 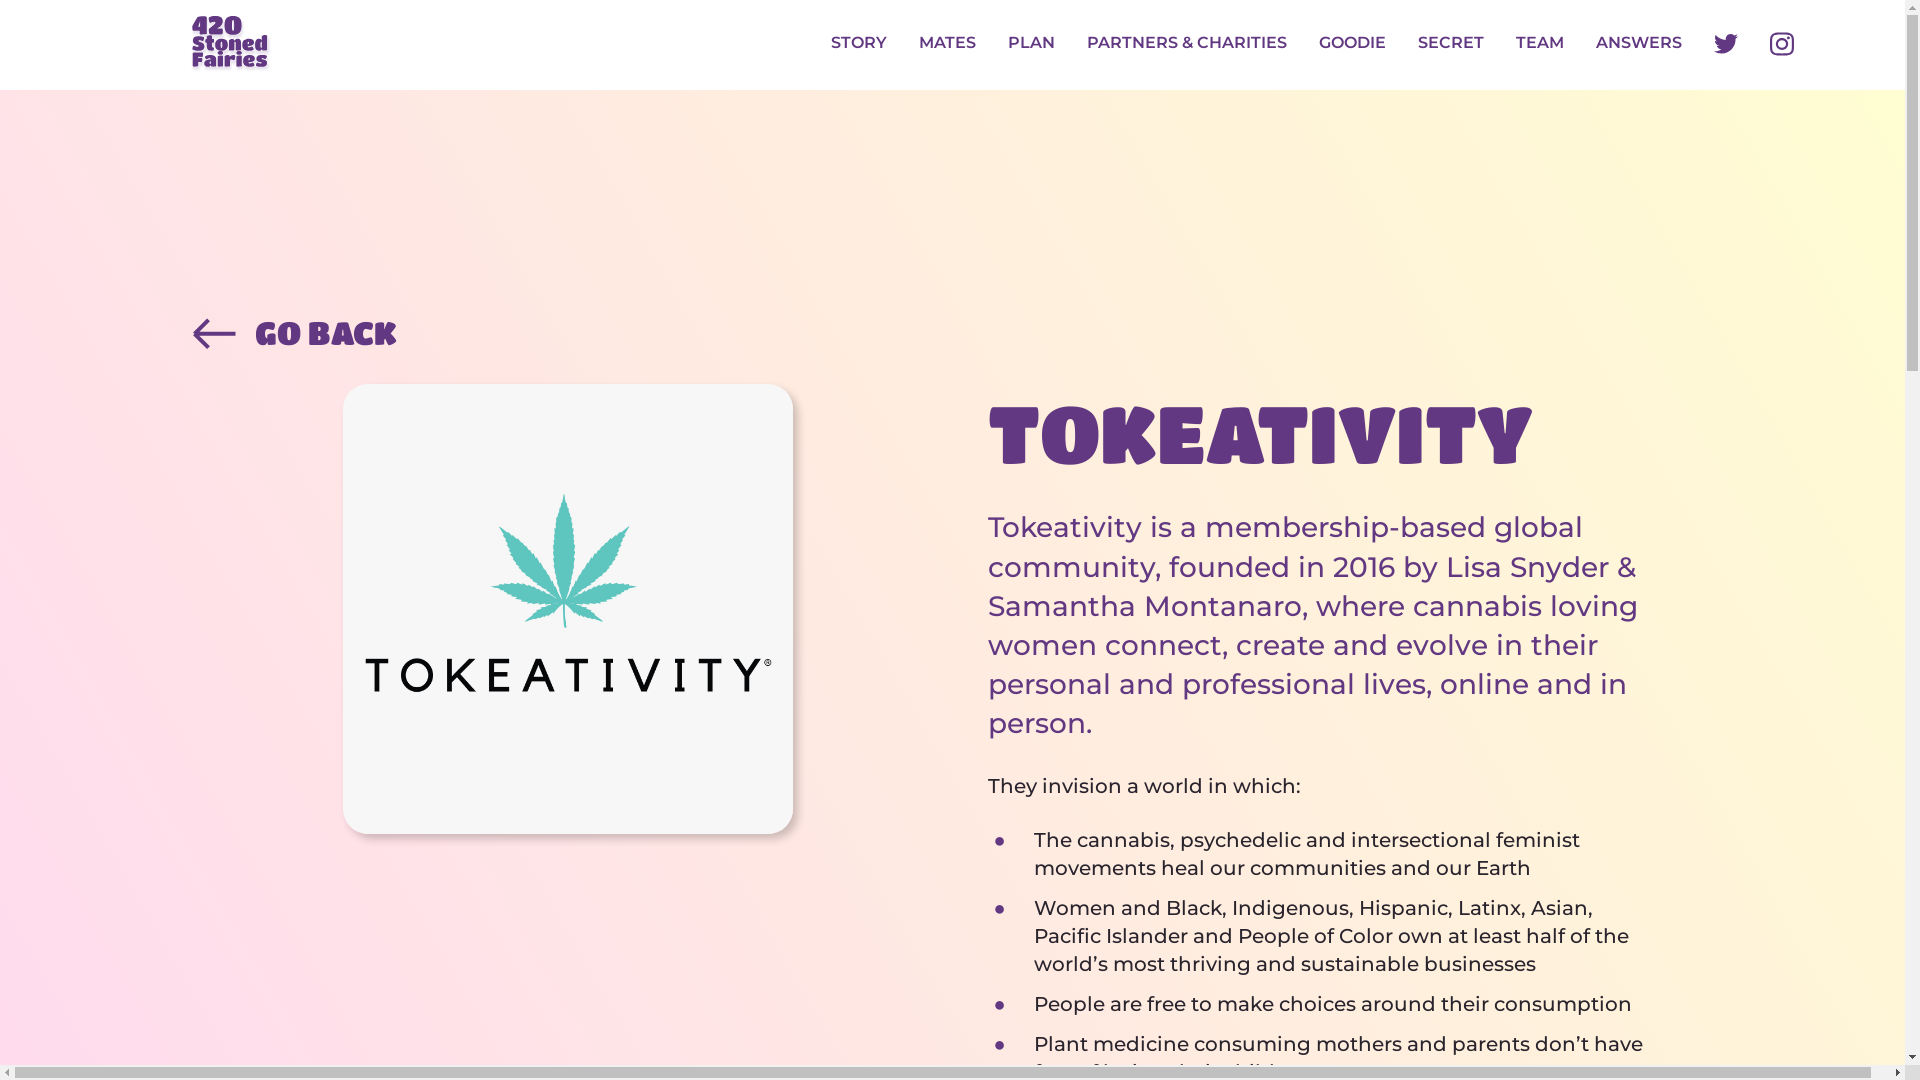 I want to click on 'TEAM', so click(x=1516, y=44).